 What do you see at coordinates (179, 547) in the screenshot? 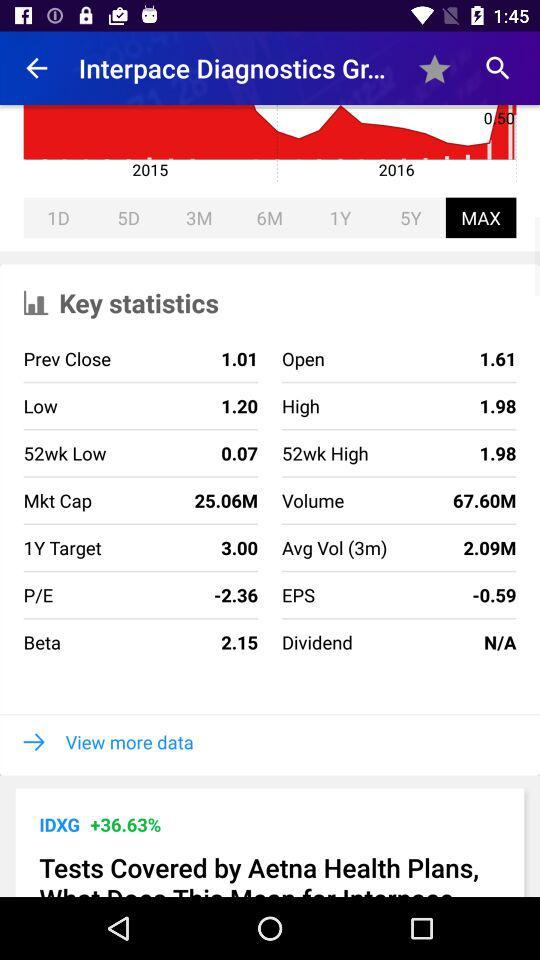
I see `the 3.00` at bounding box center [179, 547].